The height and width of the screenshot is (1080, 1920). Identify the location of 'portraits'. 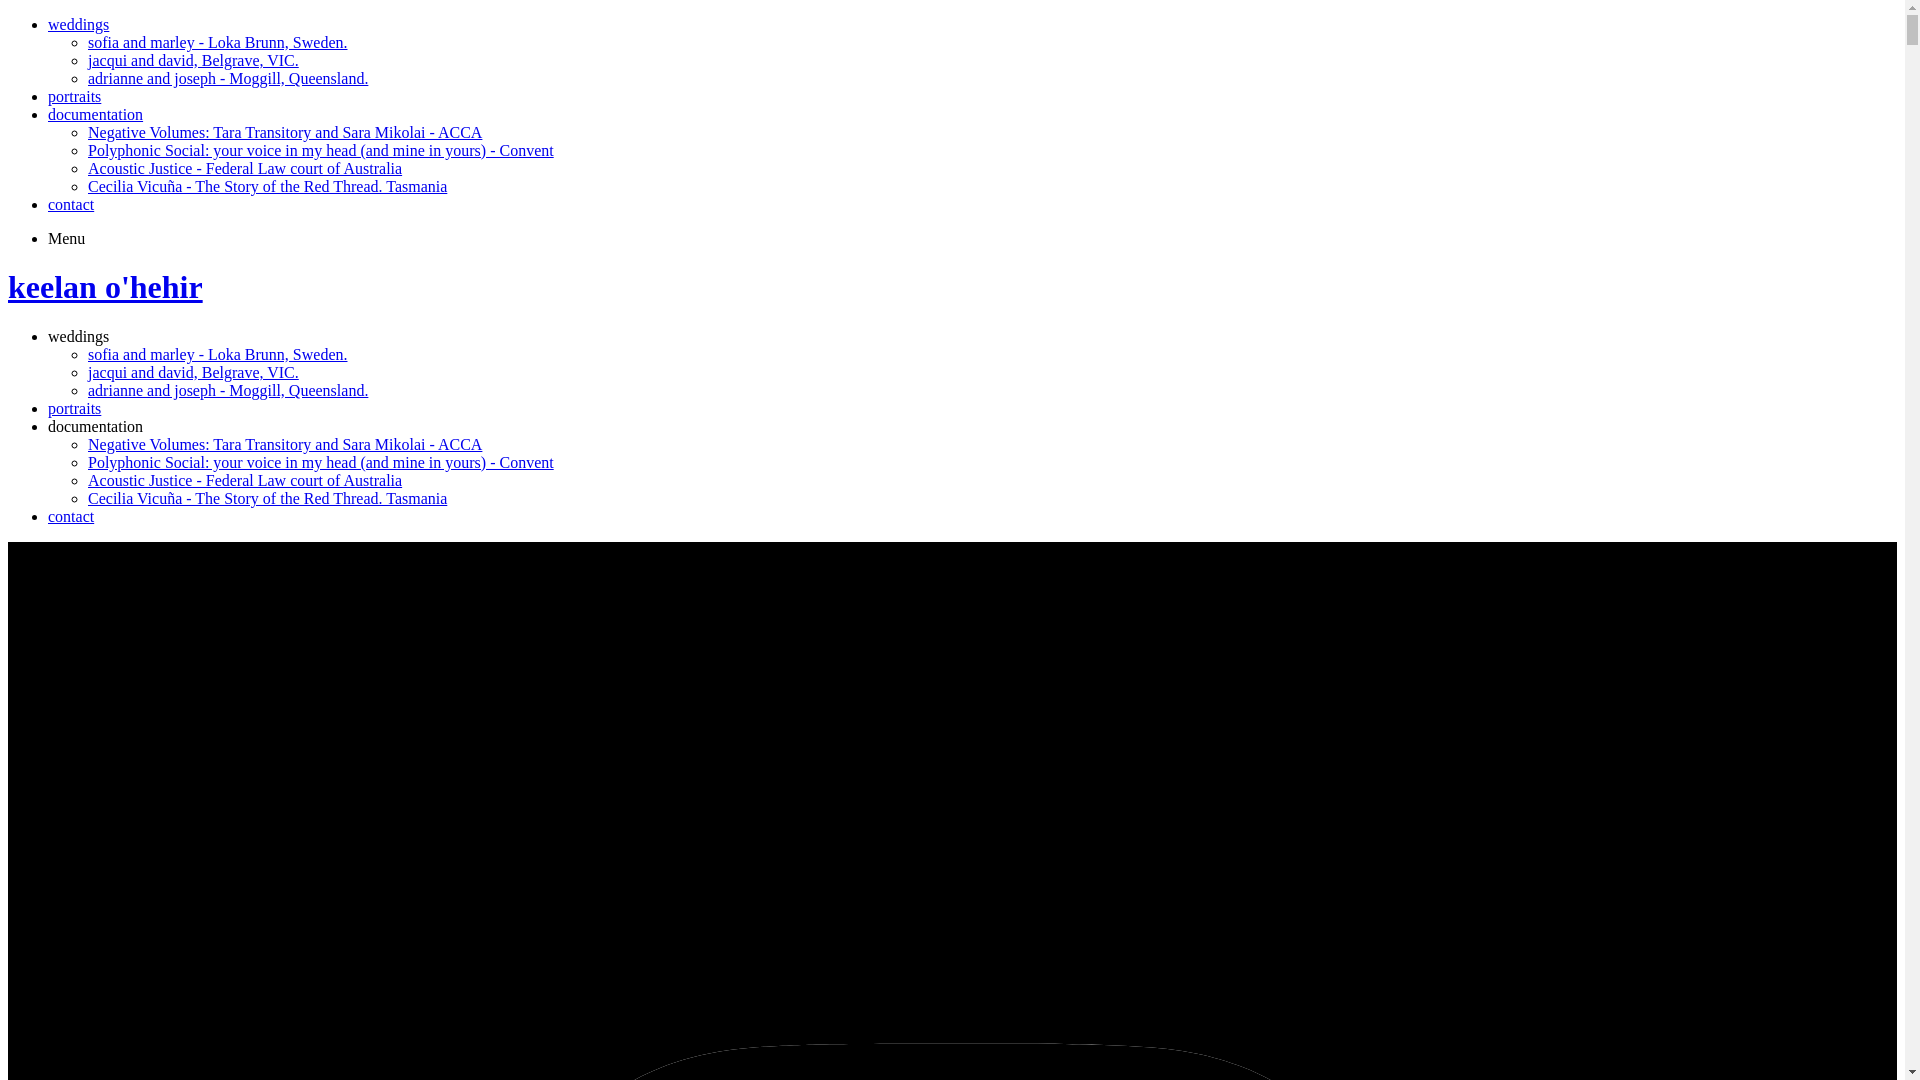
(74, 407).